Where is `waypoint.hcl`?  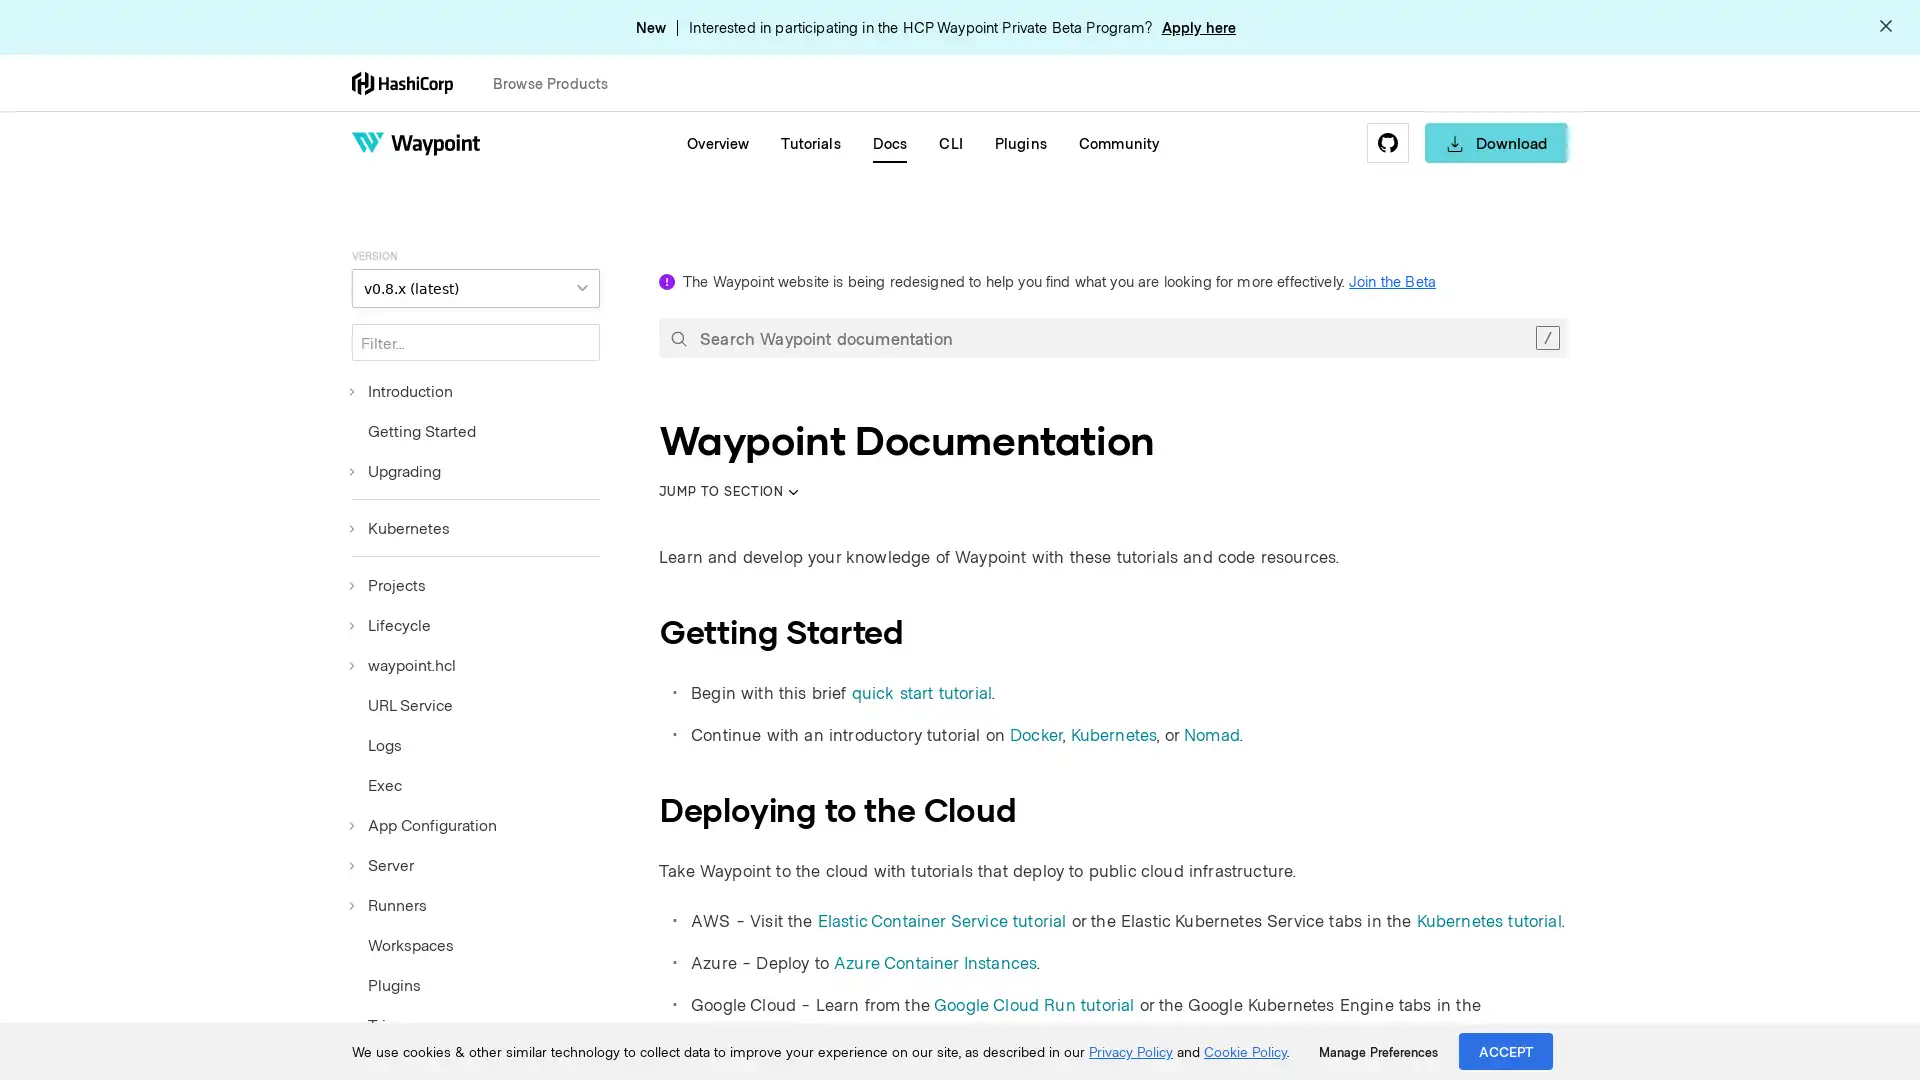 waypoint.hcl is located at coordinates (402, 664).